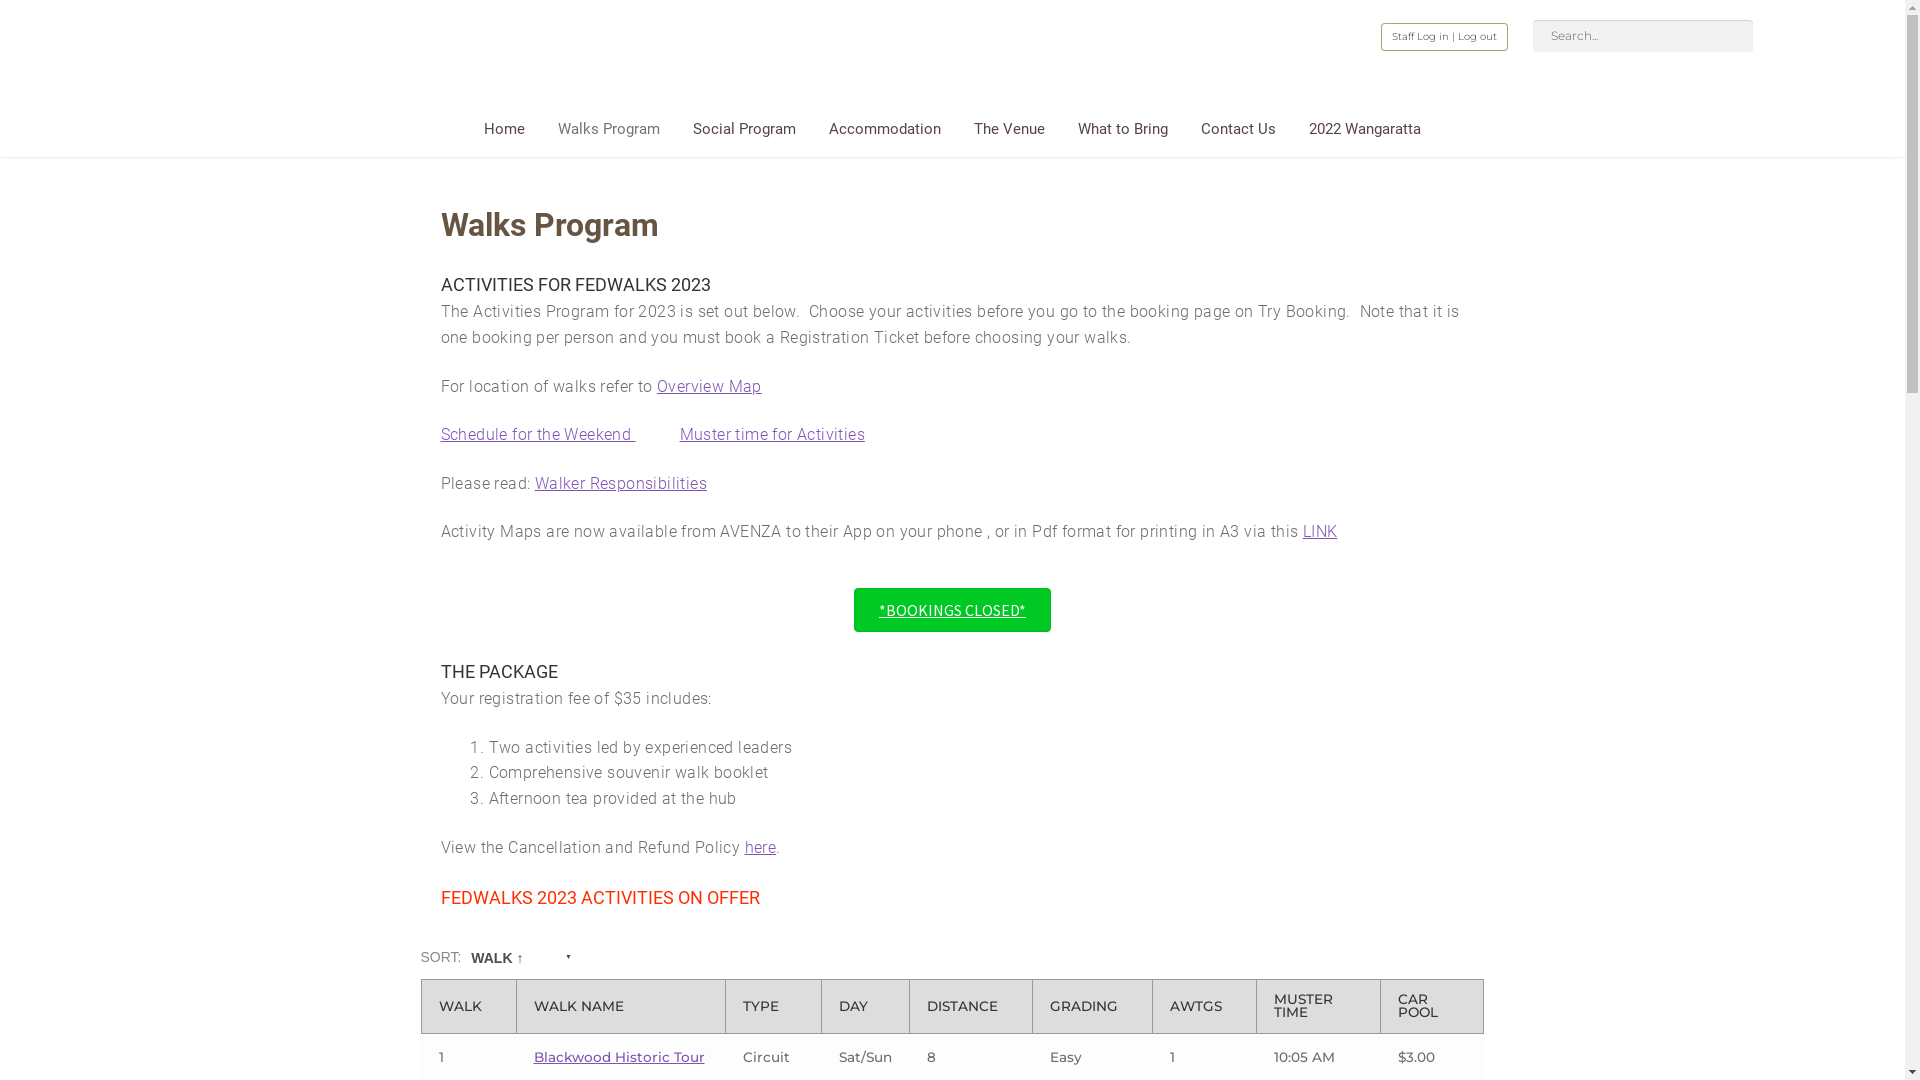  I want to click on 'WALK NAME', so click(620, 1006).